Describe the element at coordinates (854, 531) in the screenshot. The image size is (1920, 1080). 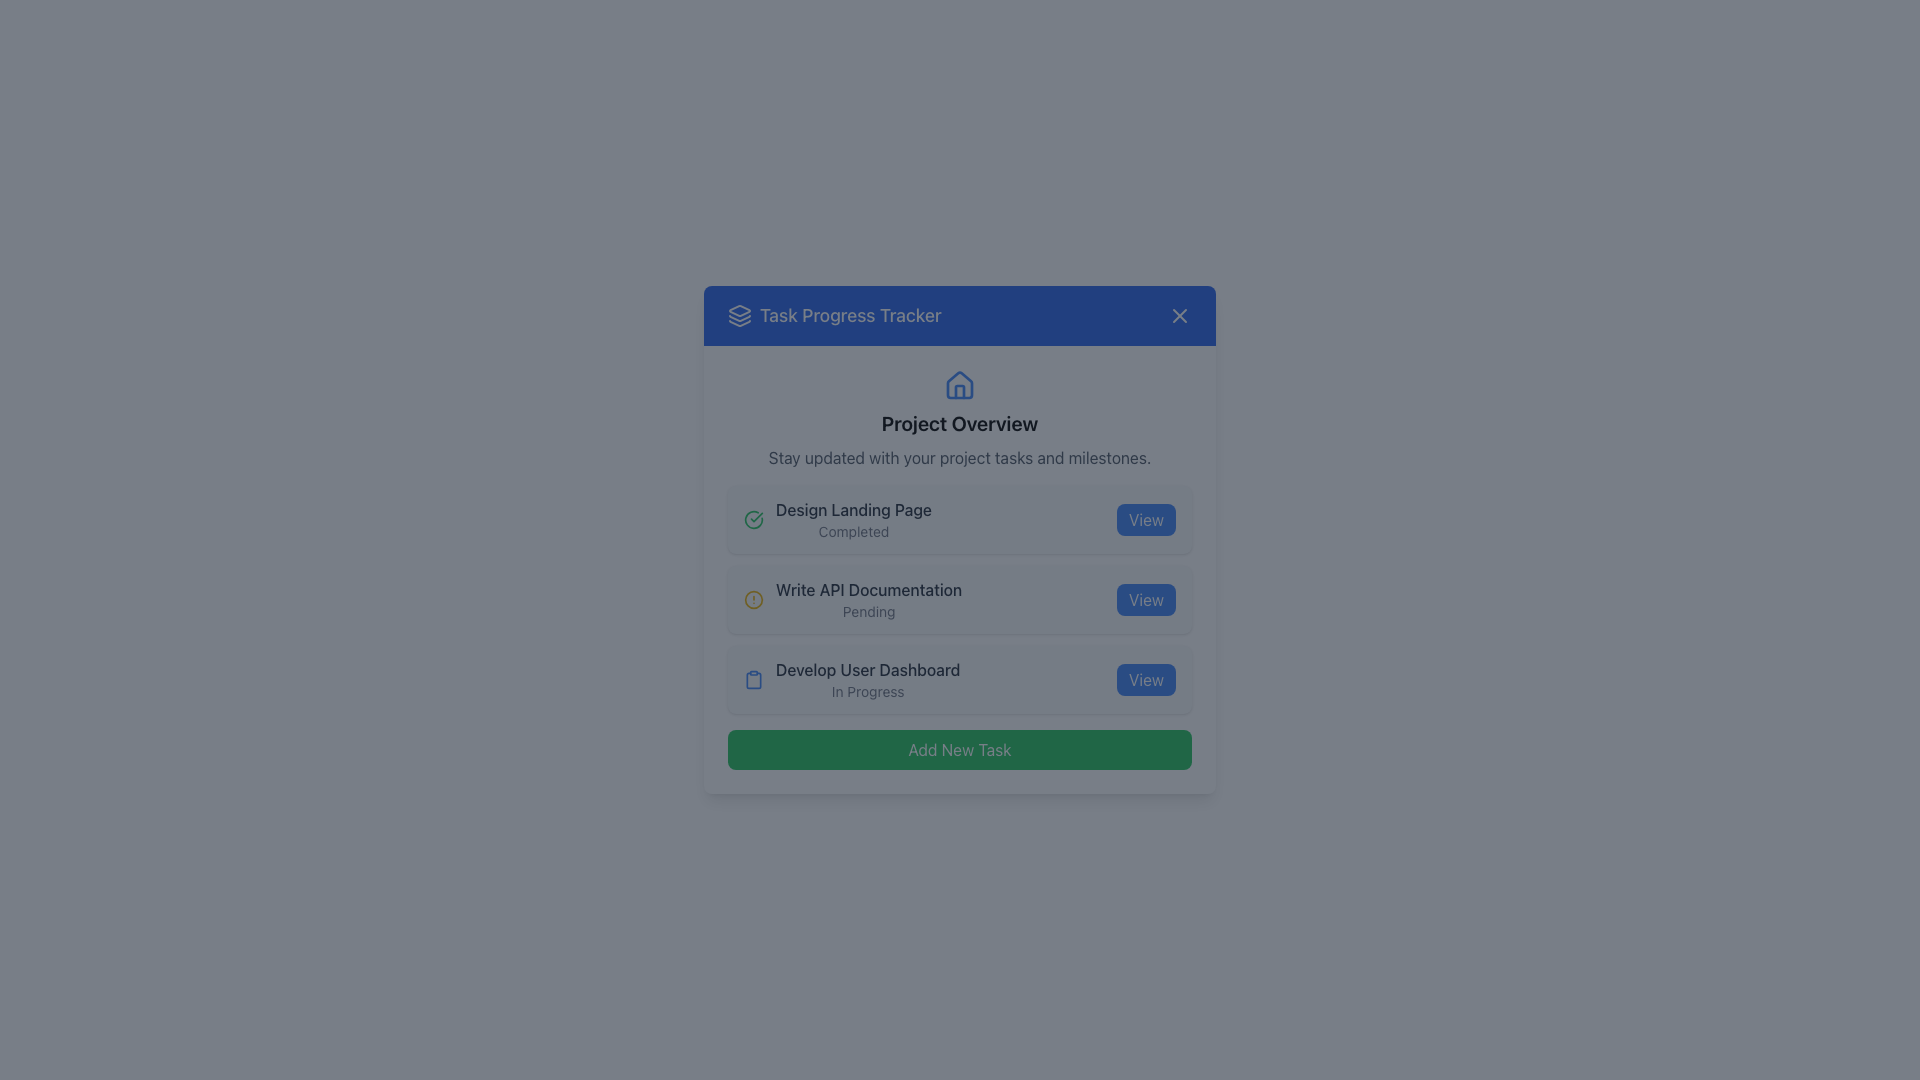
I see `the text label that reads 'Completed.' styled with a small font size and gray color, located below the 'Design Landing Page' text, serving as a status indicator in a task list` at that location.